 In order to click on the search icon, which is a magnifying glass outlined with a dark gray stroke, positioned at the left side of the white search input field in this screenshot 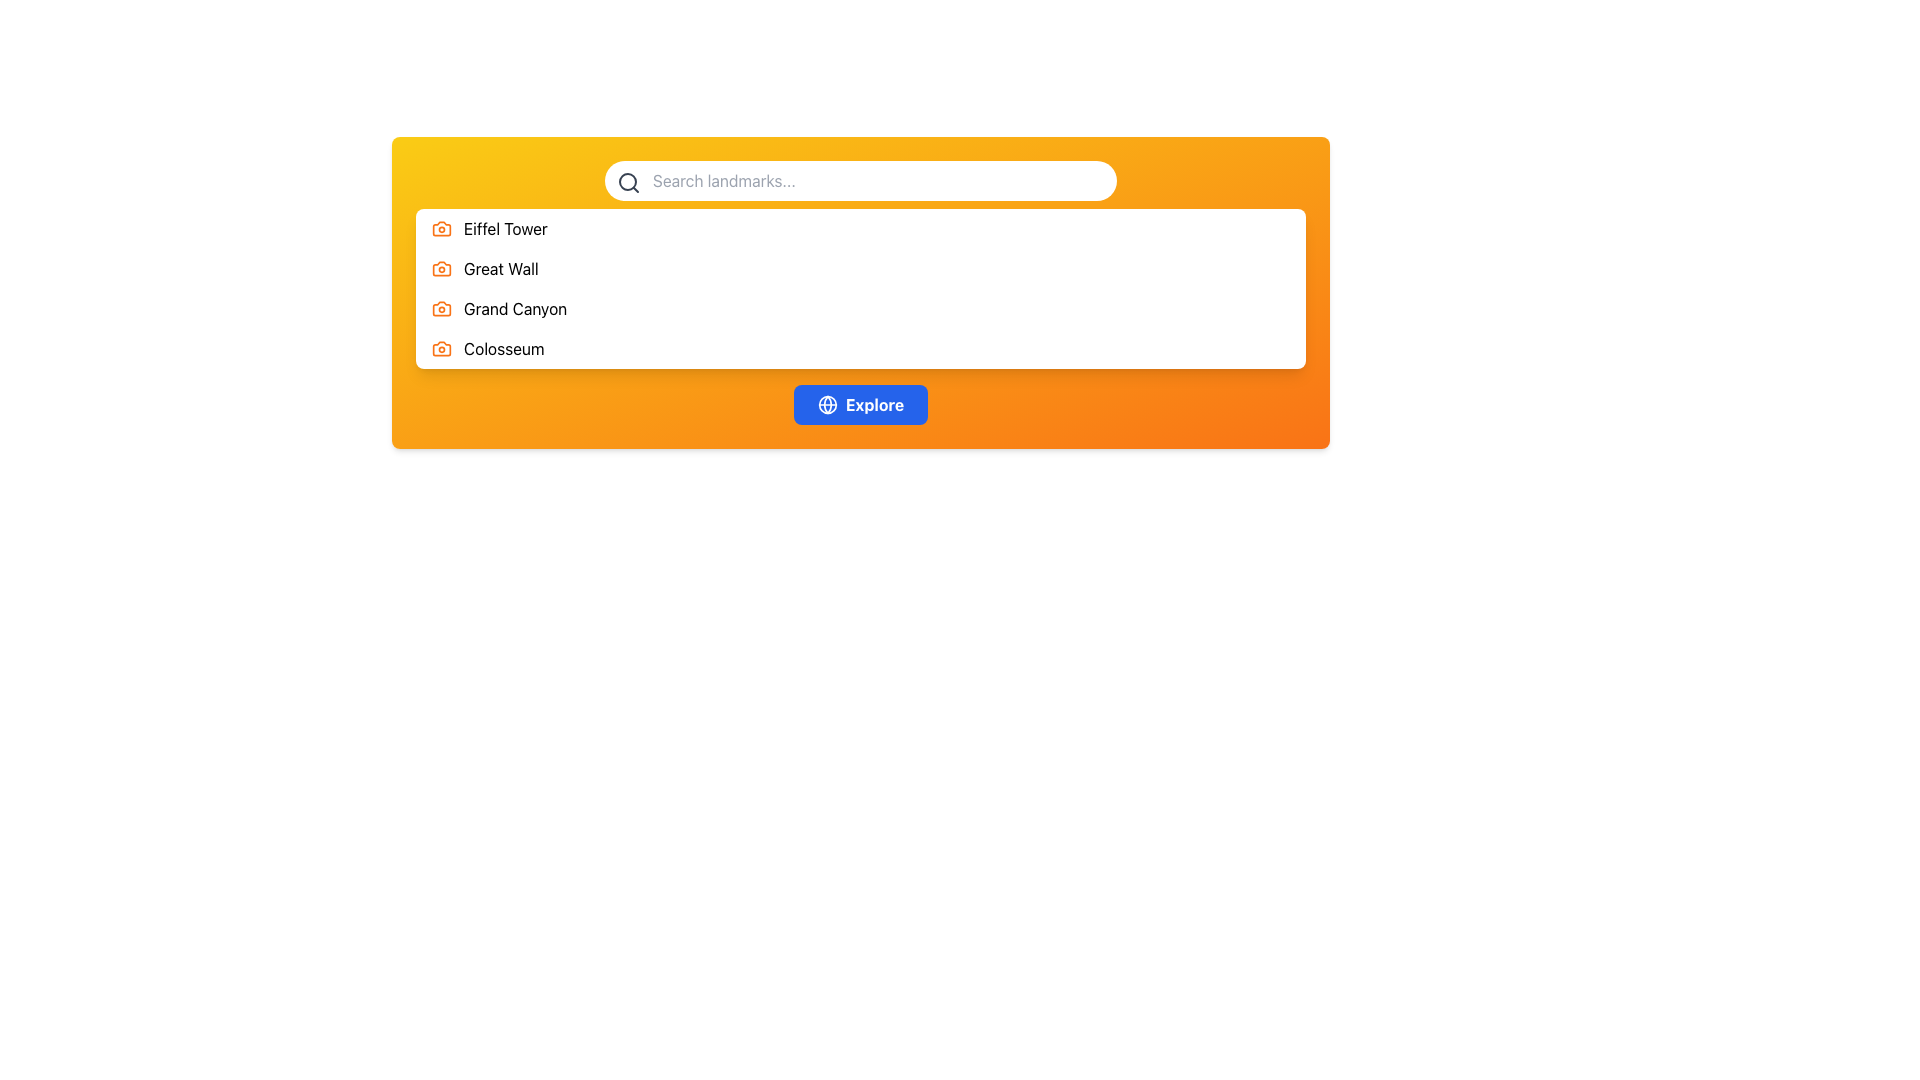, I will do `click(627, 182)`.